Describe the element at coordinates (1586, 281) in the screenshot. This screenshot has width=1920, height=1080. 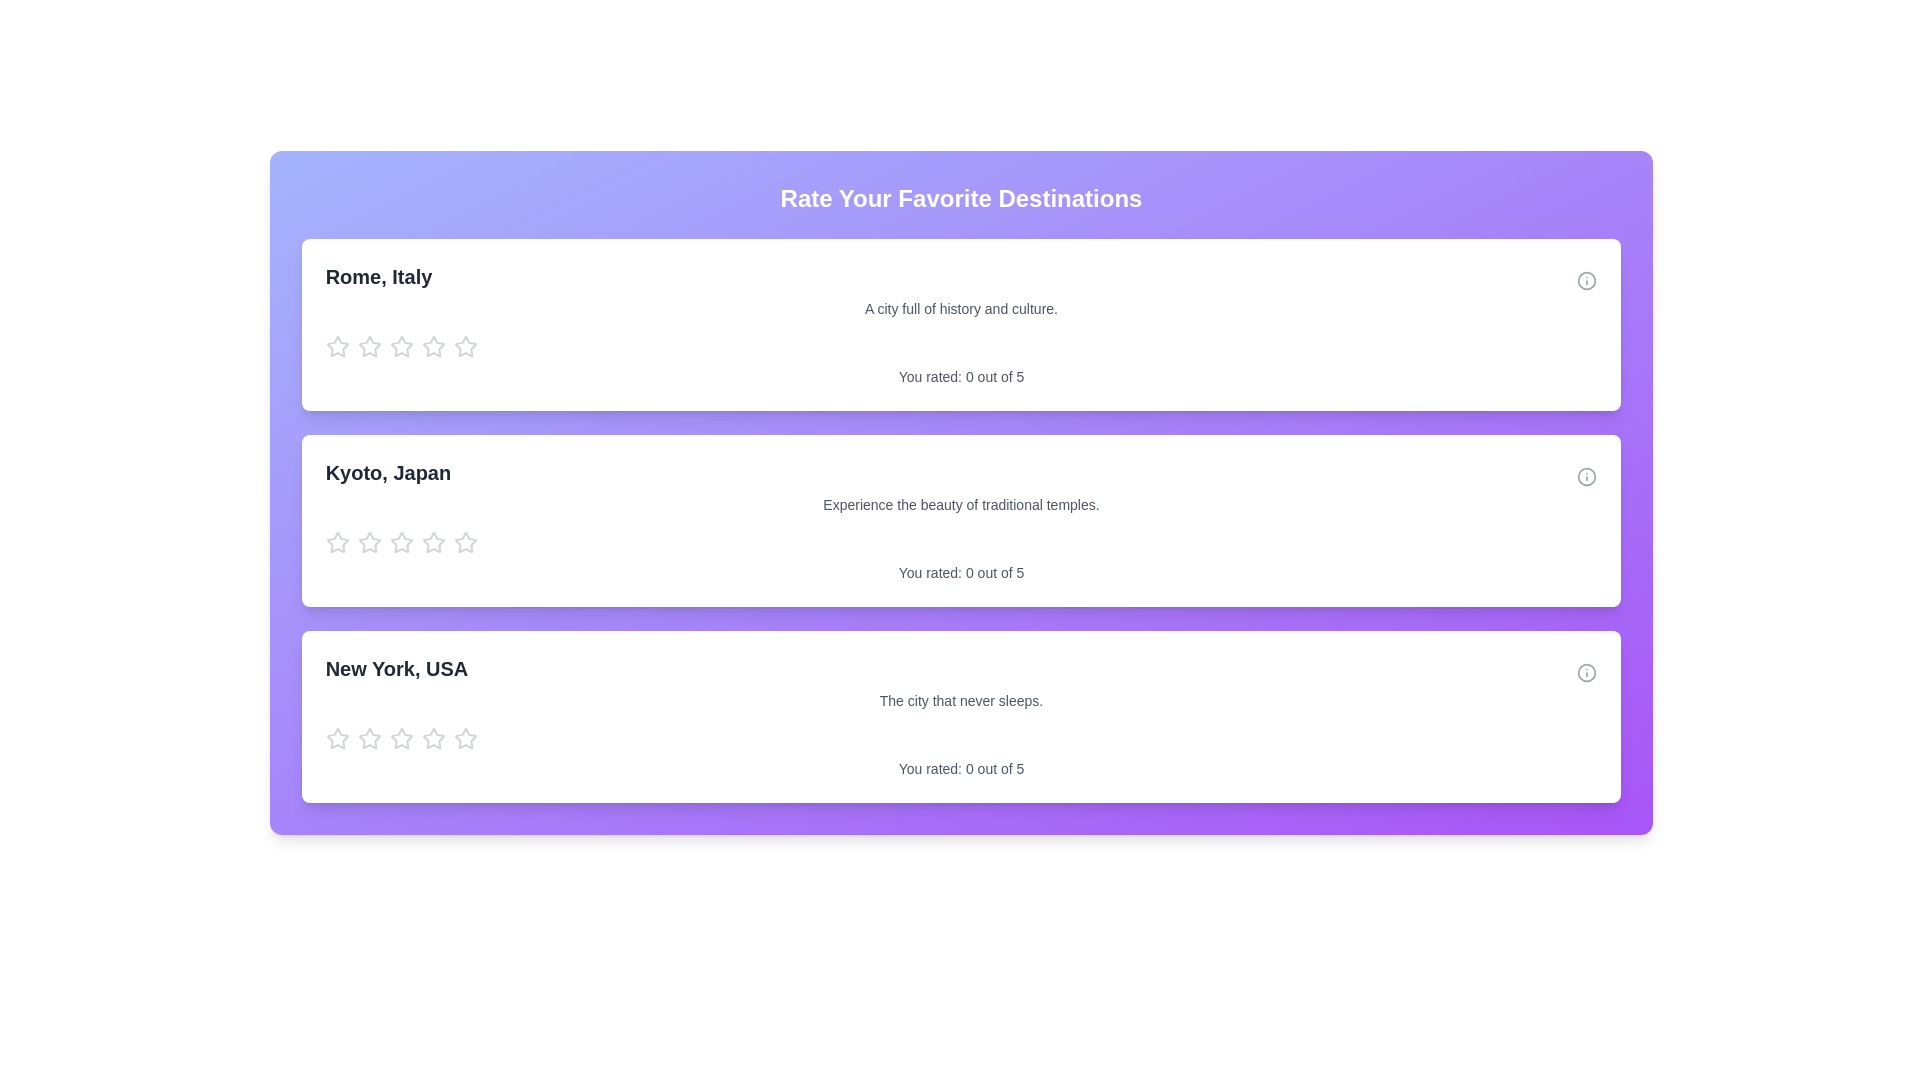
I see `the information icon located to the far right of the title 'Rome, Italy'` at that location.